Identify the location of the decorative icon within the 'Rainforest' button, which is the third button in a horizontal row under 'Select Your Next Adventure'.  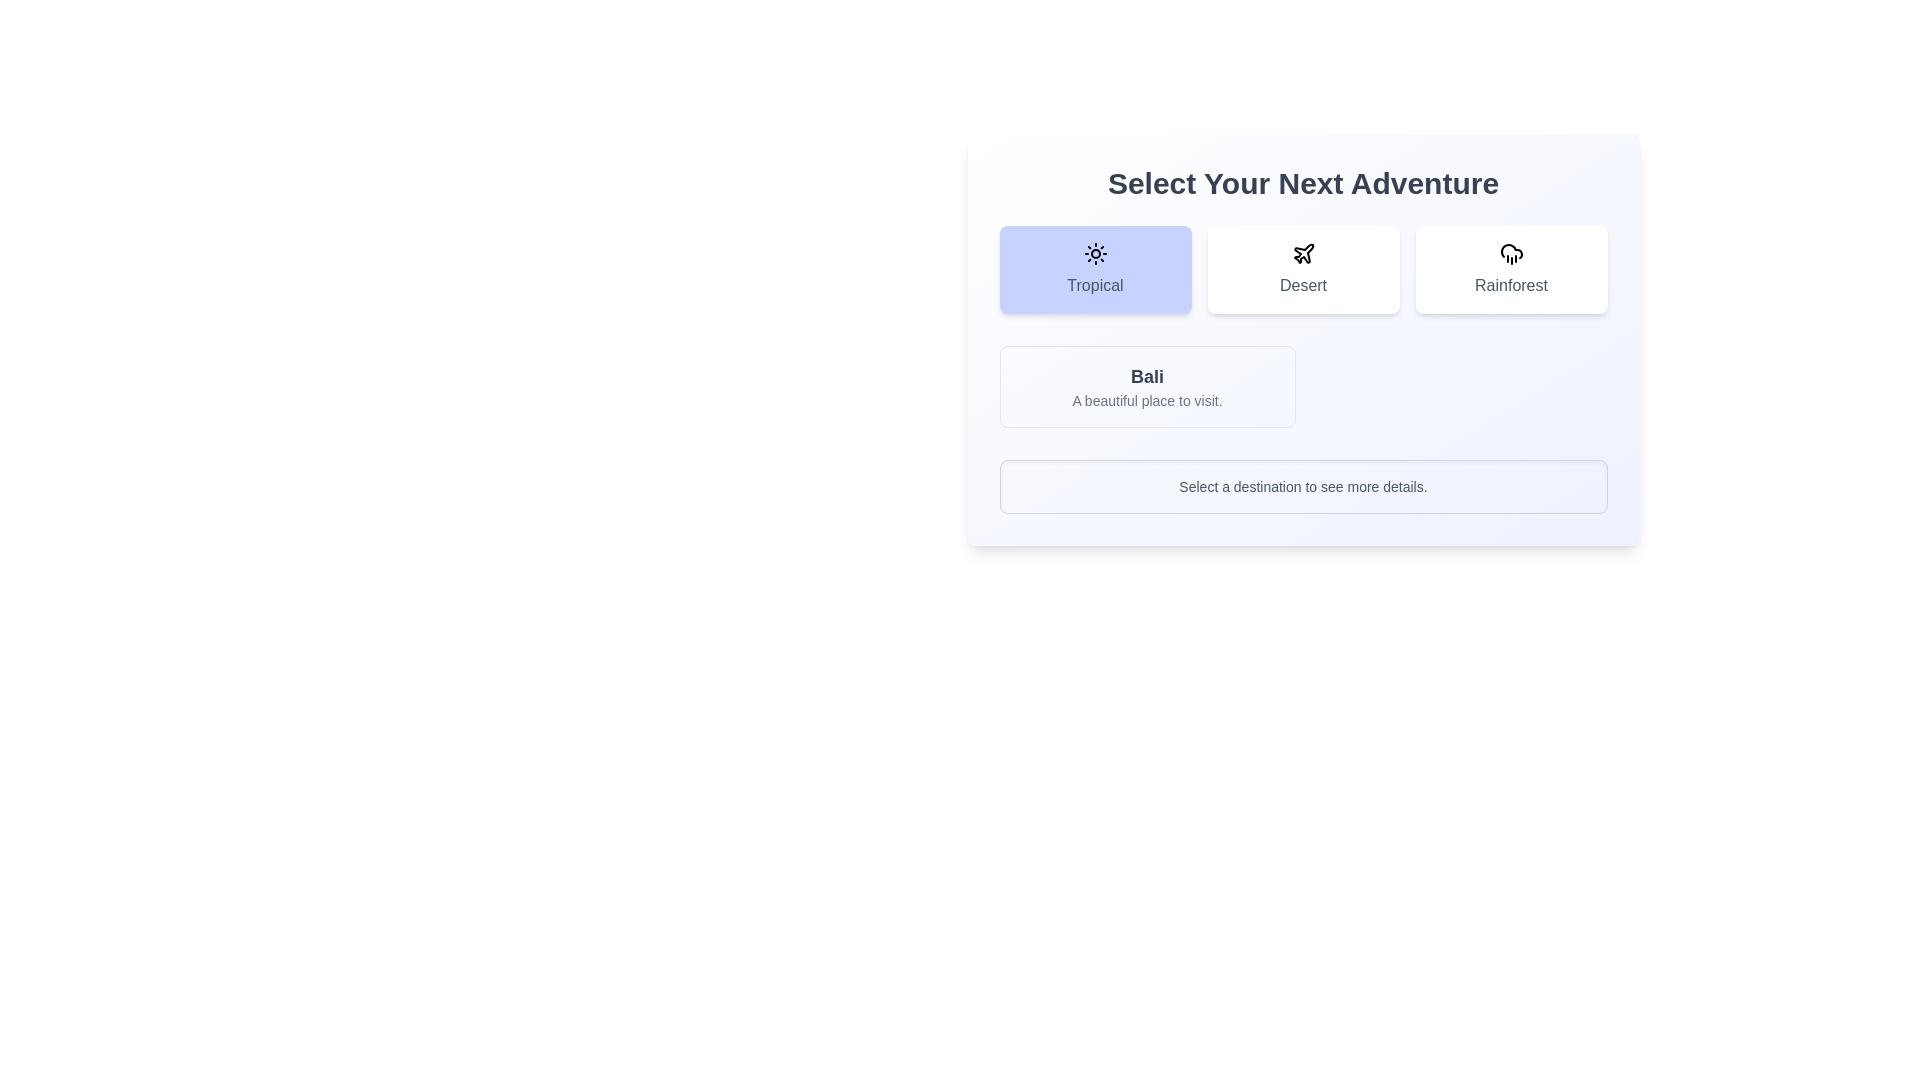
(1511, 253).